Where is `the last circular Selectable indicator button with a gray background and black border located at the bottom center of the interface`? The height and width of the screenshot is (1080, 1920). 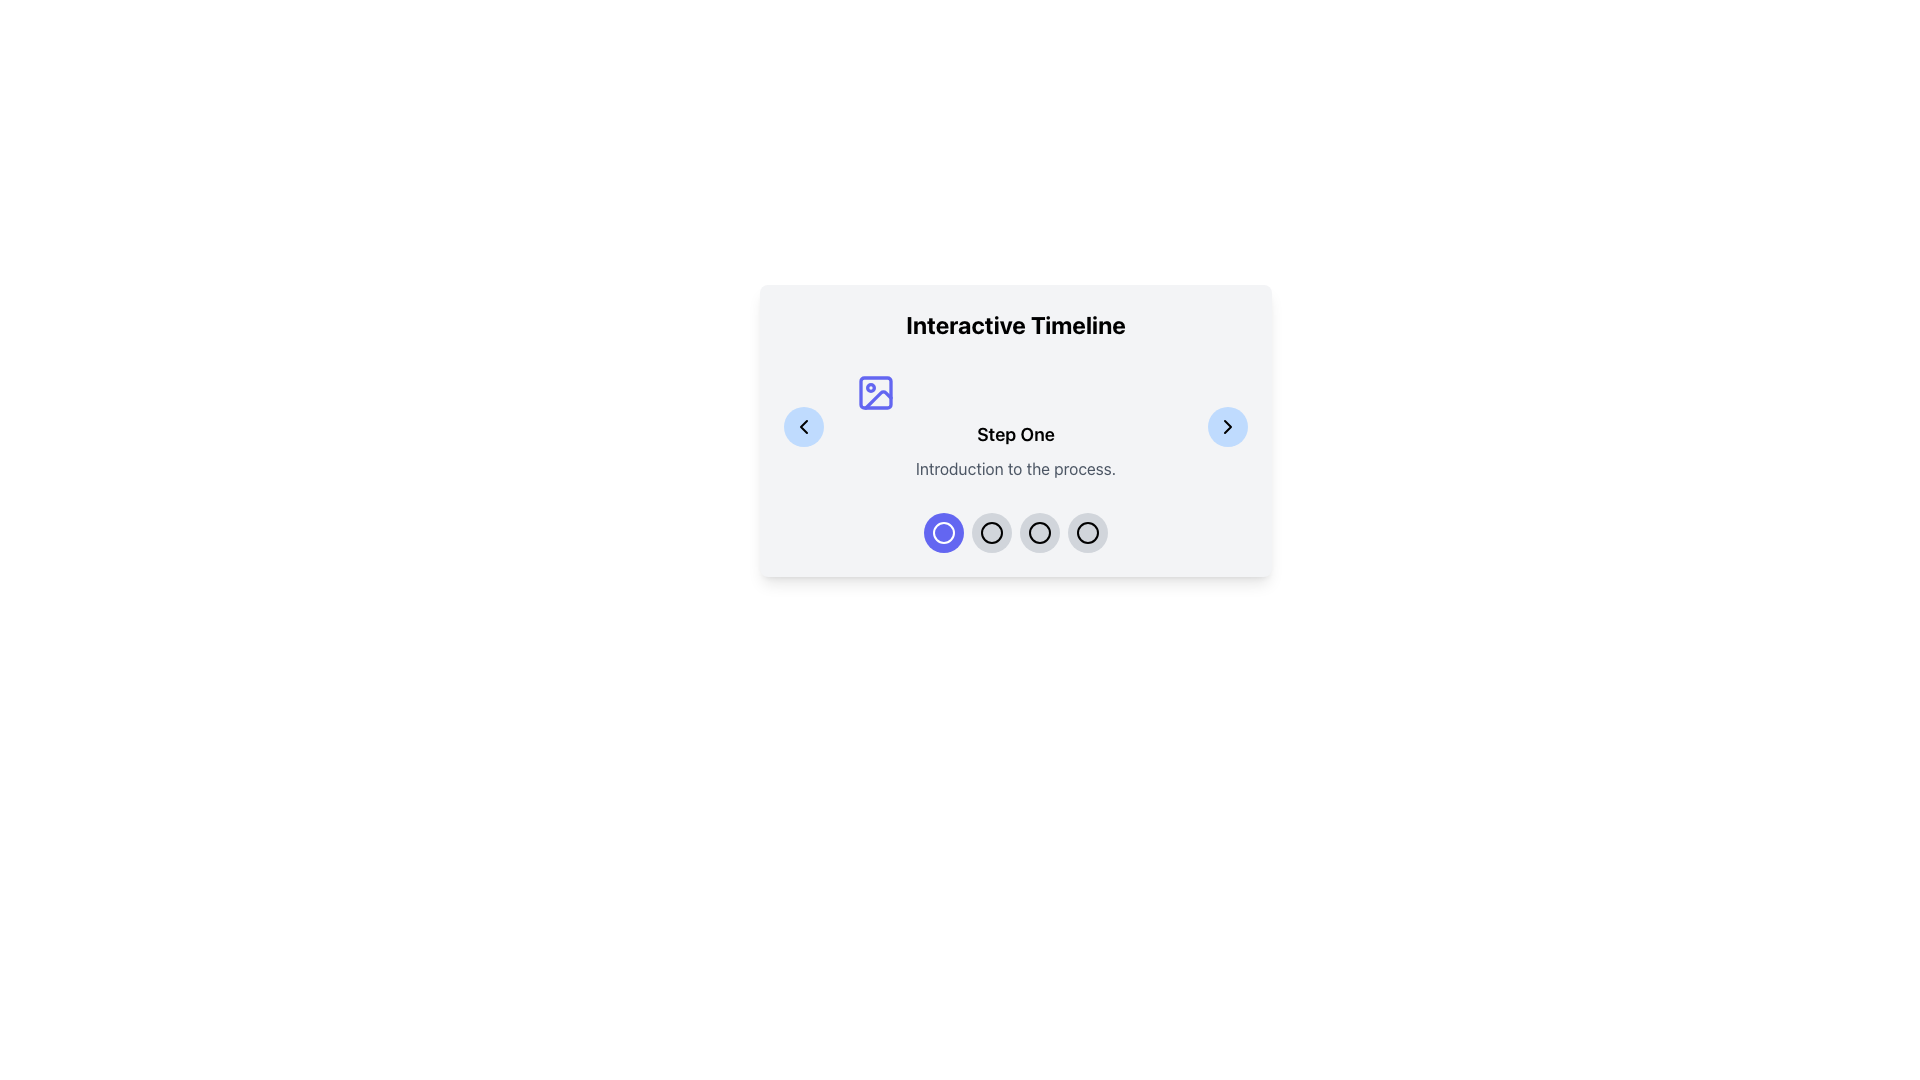 the last circular Selectable indicator button with a gray background and black border located at the bottom center of the interface is located at coordinates (1087, 531).